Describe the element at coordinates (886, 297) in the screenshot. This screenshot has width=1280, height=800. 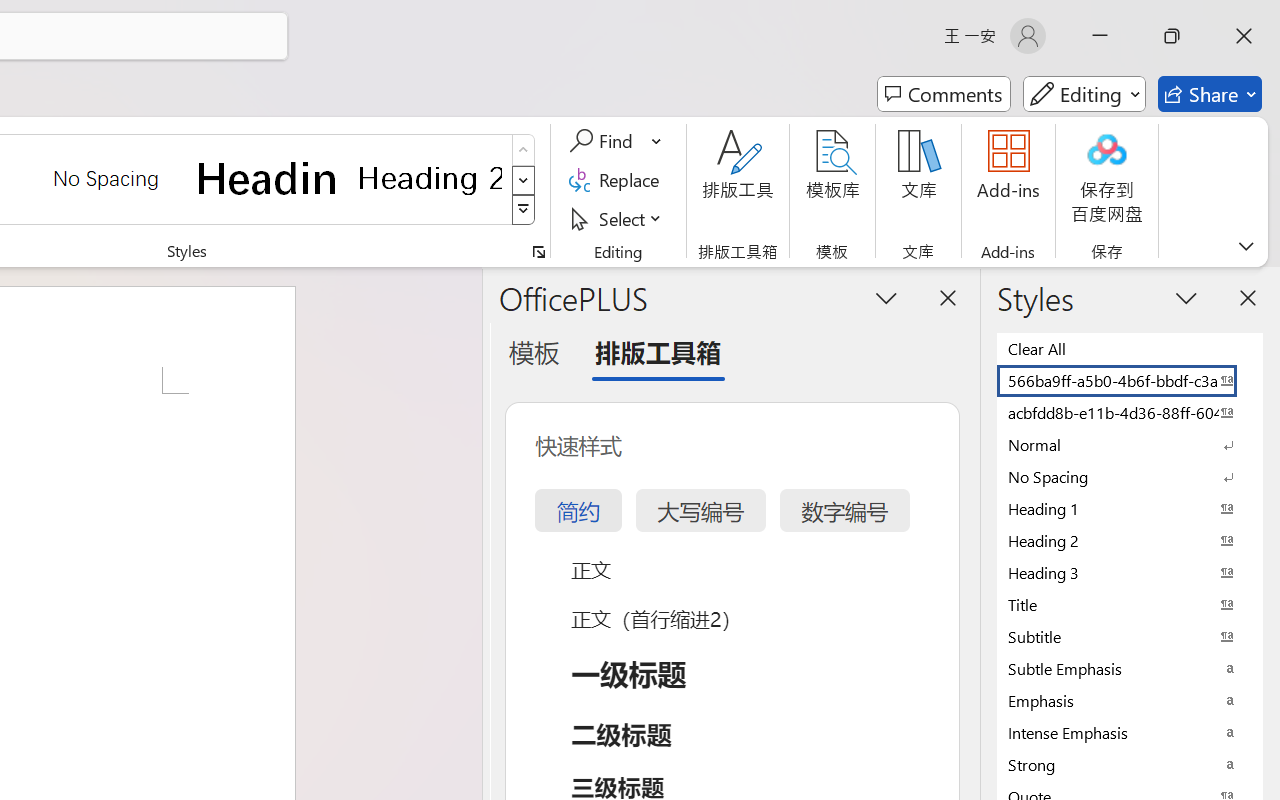
I see `'Task Pane Options'` at that location.